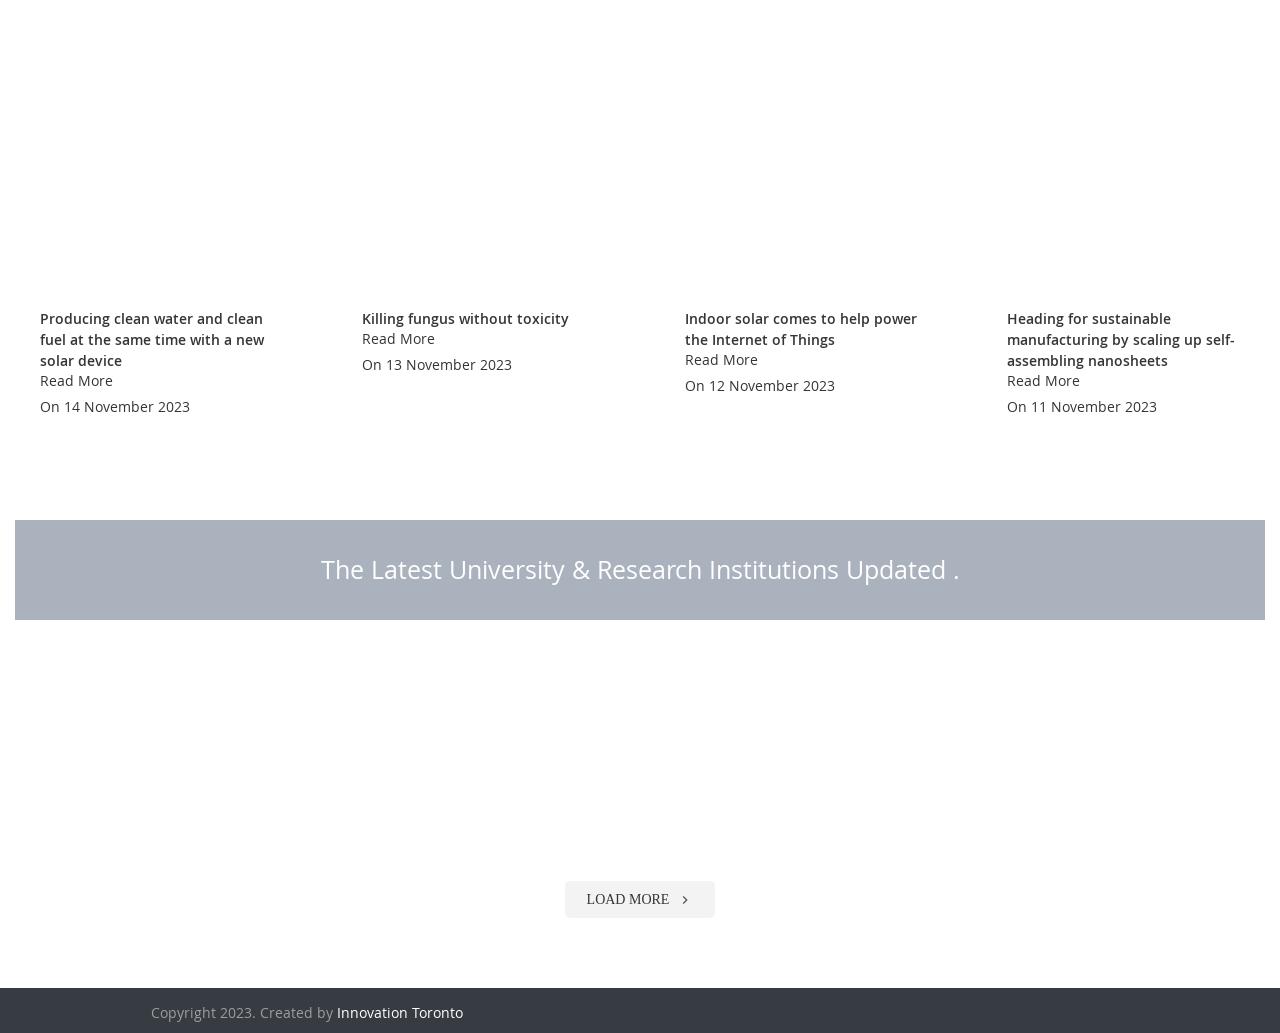 This screenshot has width=1280, height=1033. Describe the element at coordinates (802, 952) in the screenshot. I see `'University of Illinois at Urbana Champaign (UIUC)'` at that location.